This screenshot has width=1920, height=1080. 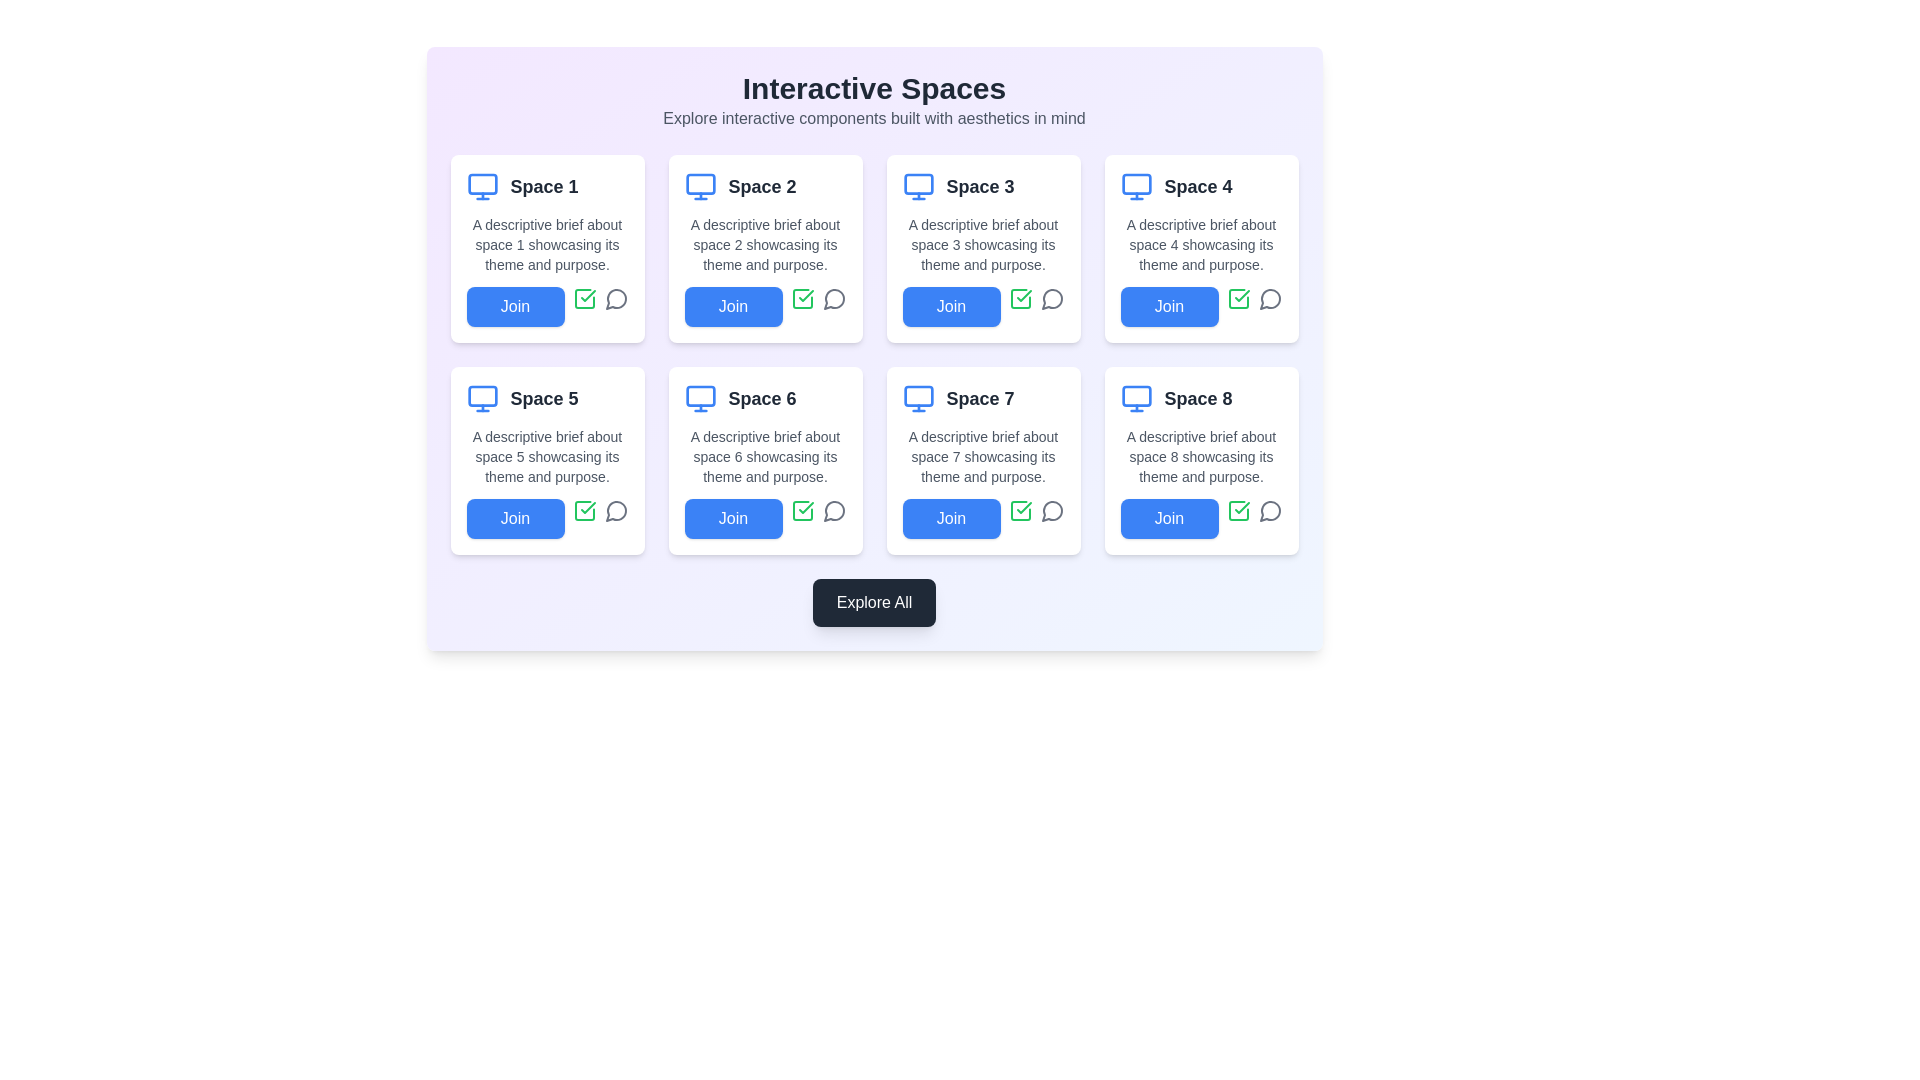 I want to click on the circular message bubble icon in the bottom right corner of the 'Space 3' card, so click(x=1050, y=299).